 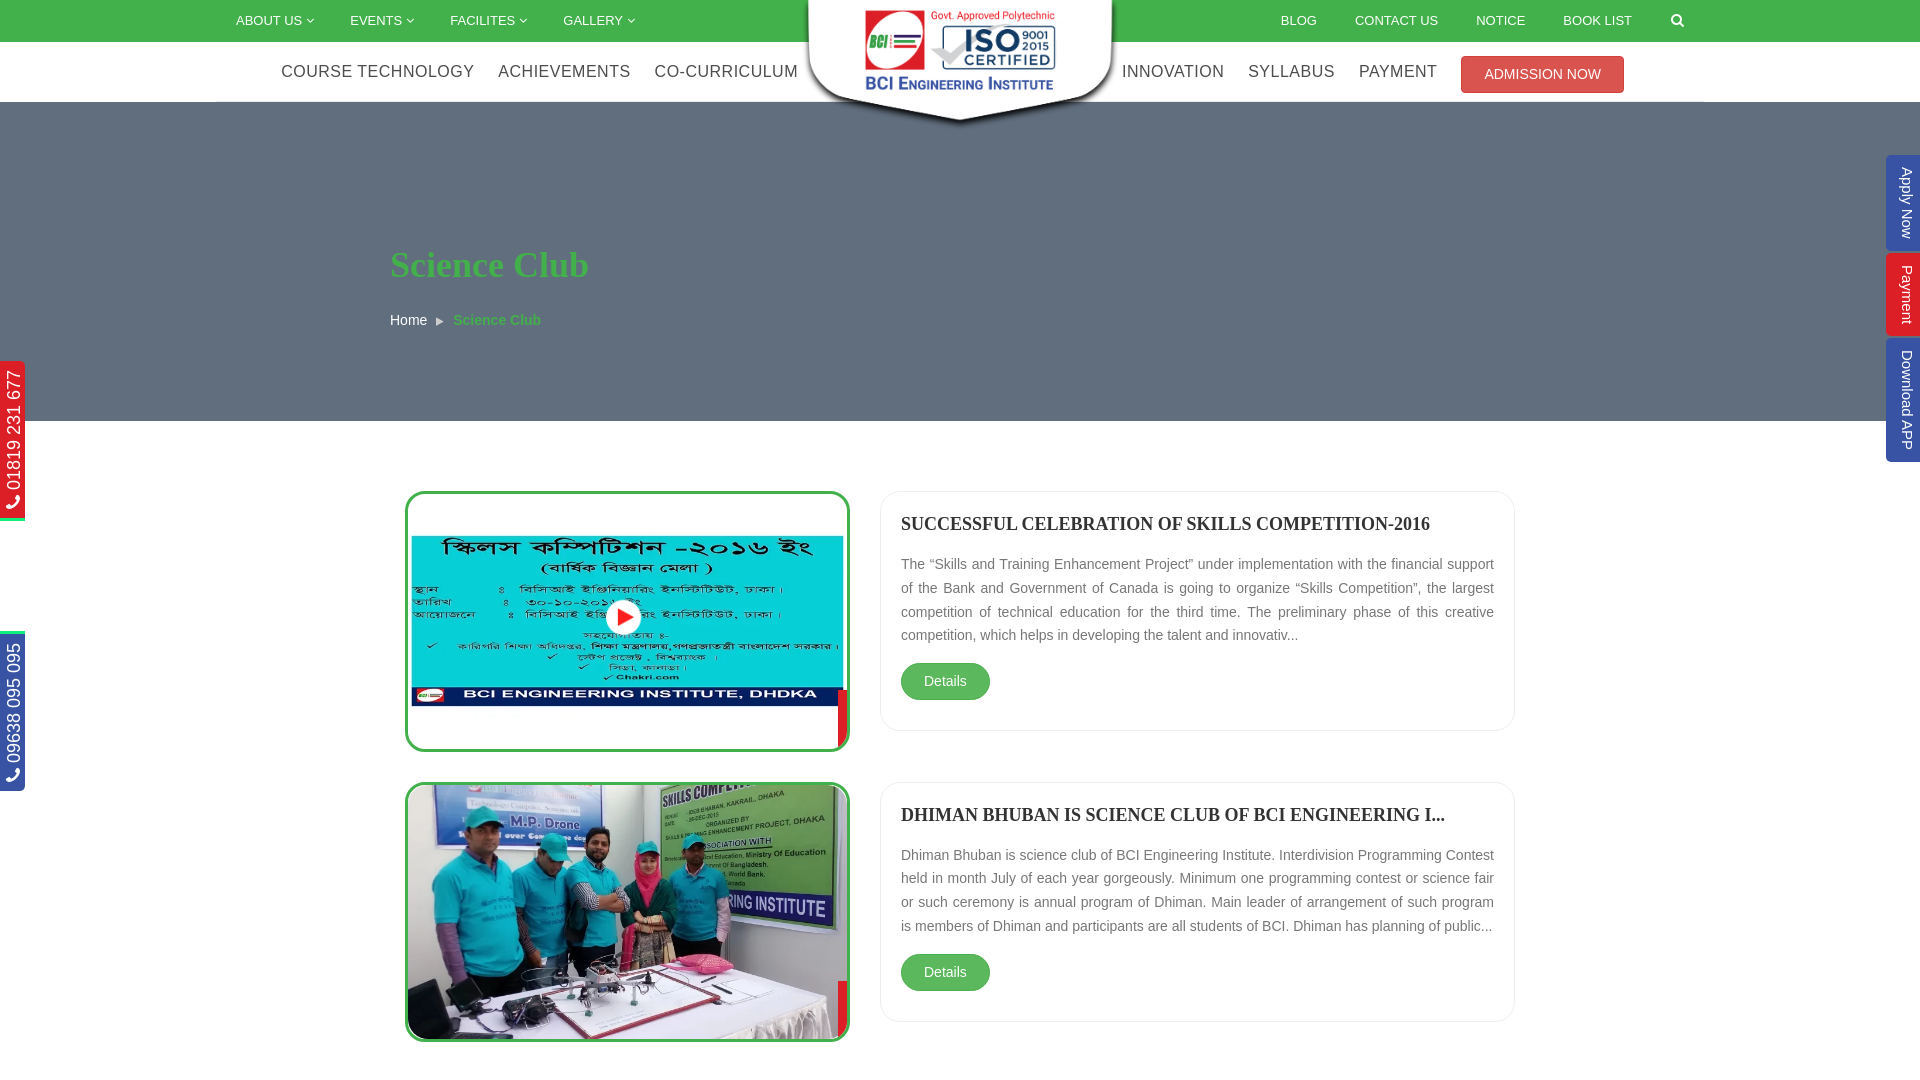 I want to click on 'BOOK LIST', so click(x=1543, y=20).